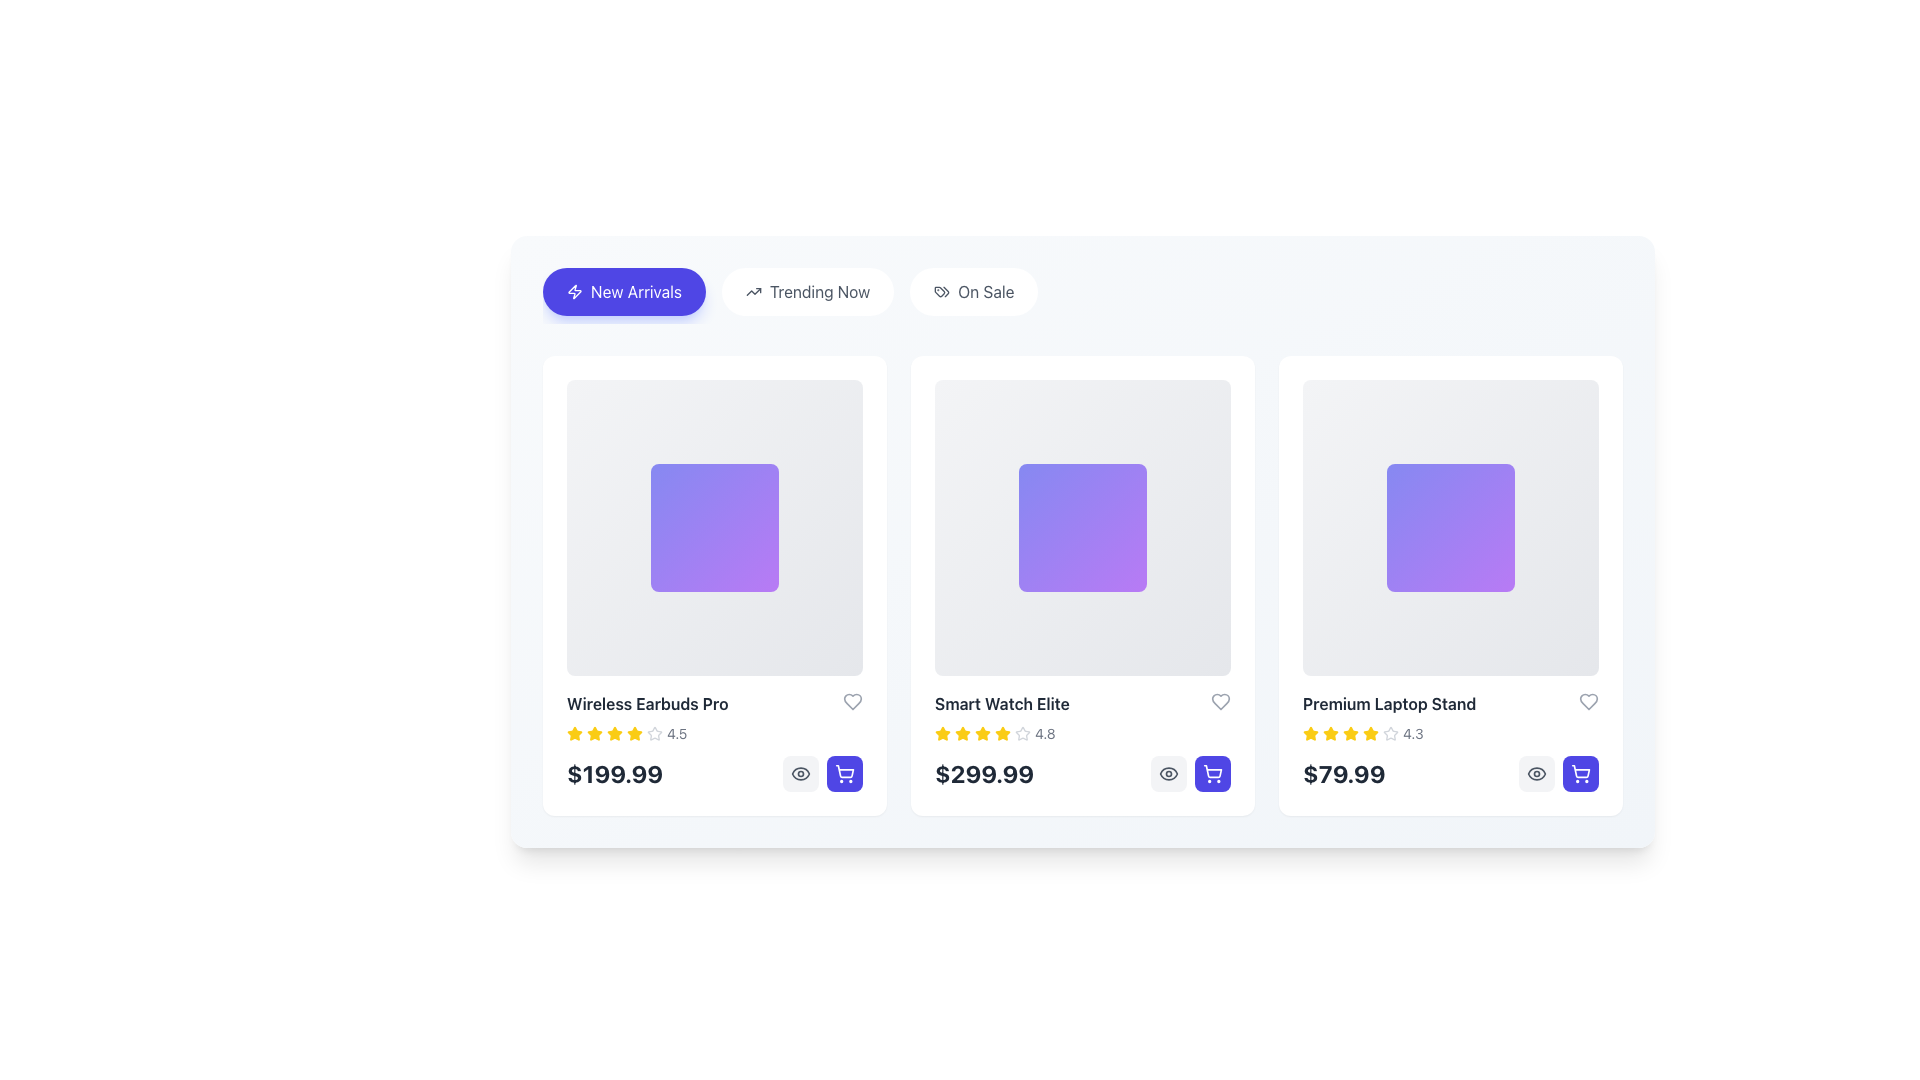  What do you see at coordinates (1219, 701) in the screenshot?
I see `the favorite button located at the top-right corner of the 'Smart Watch Elite' product card` at bounding box center [1219, 701].